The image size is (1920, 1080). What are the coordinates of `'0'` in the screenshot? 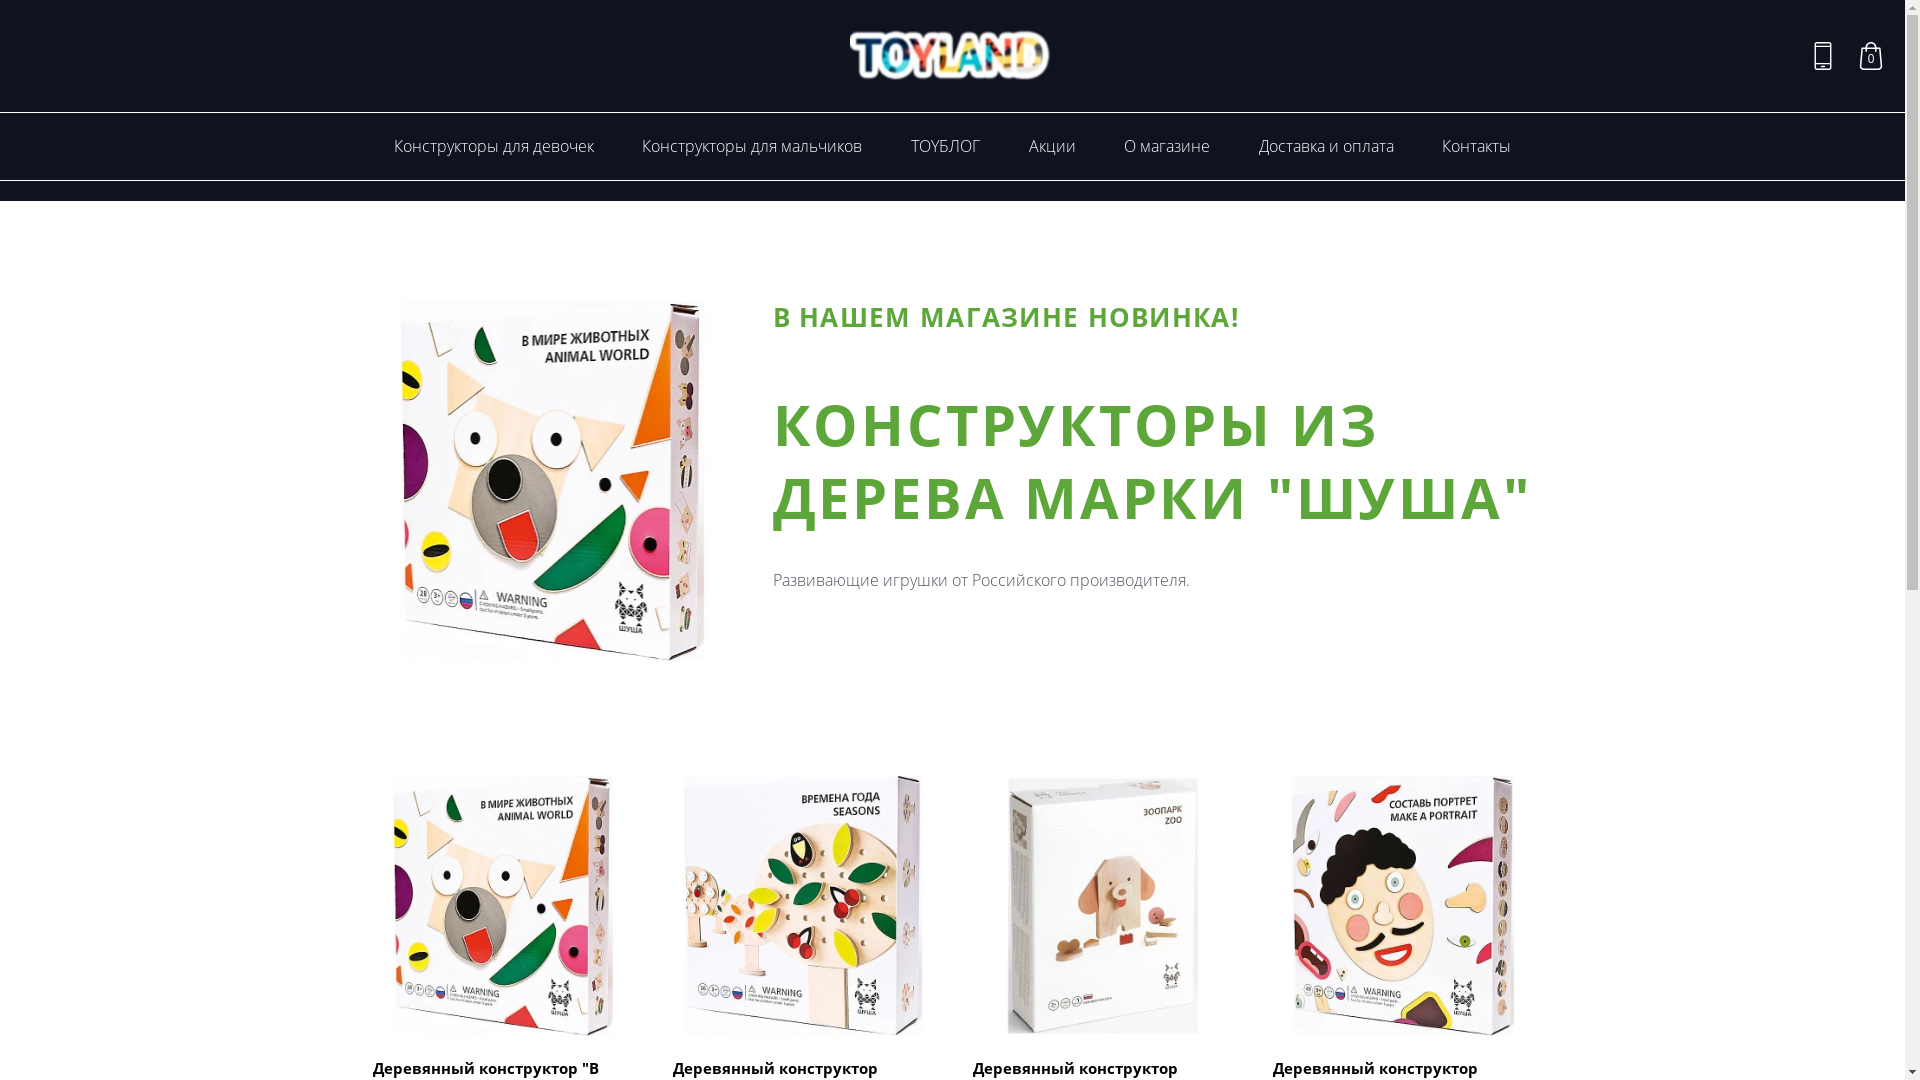 It's located at (1870, 55).